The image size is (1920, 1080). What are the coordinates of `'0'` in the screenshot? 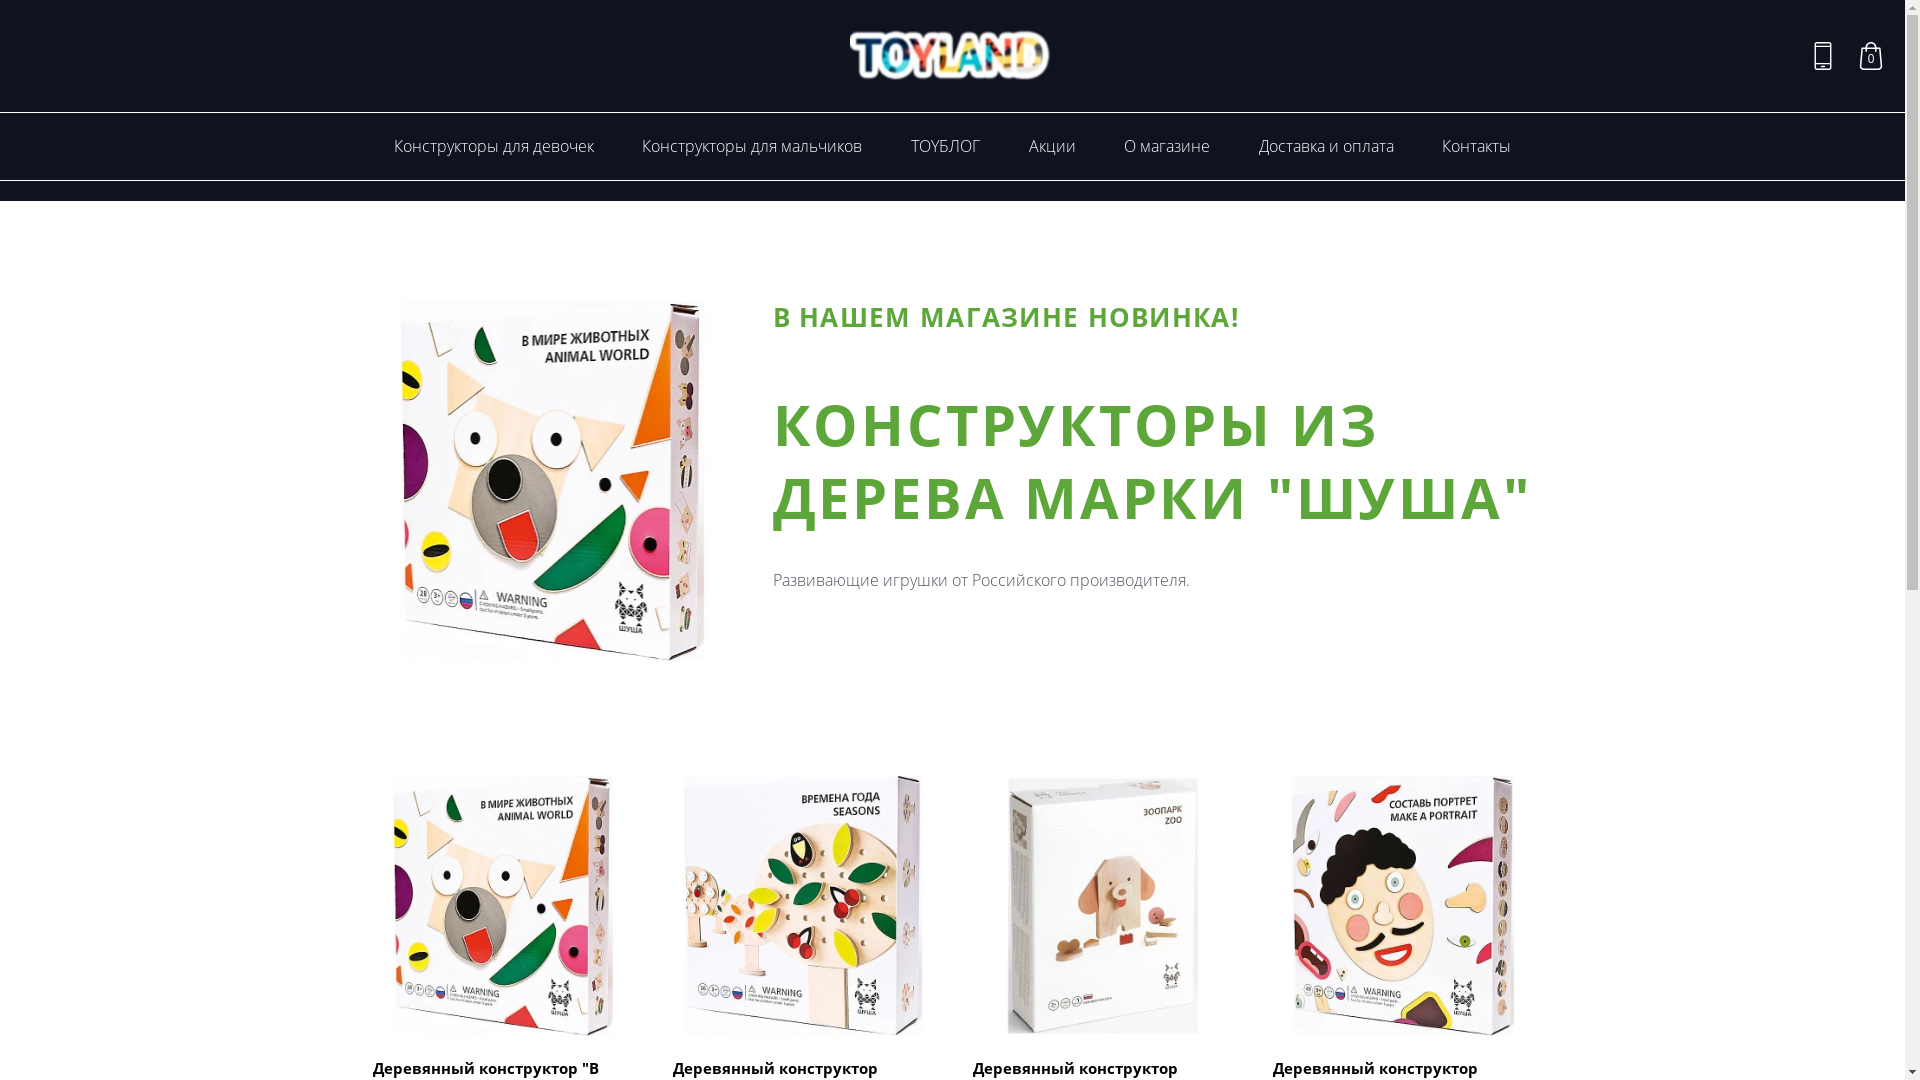 It's located at (1870, 55).